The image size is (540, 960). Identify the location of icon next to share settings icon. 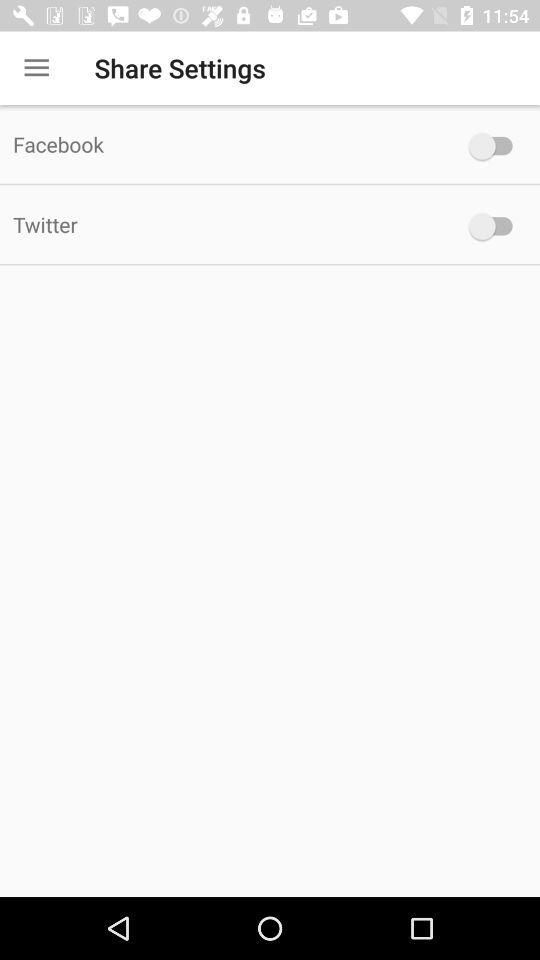
(36, 68).